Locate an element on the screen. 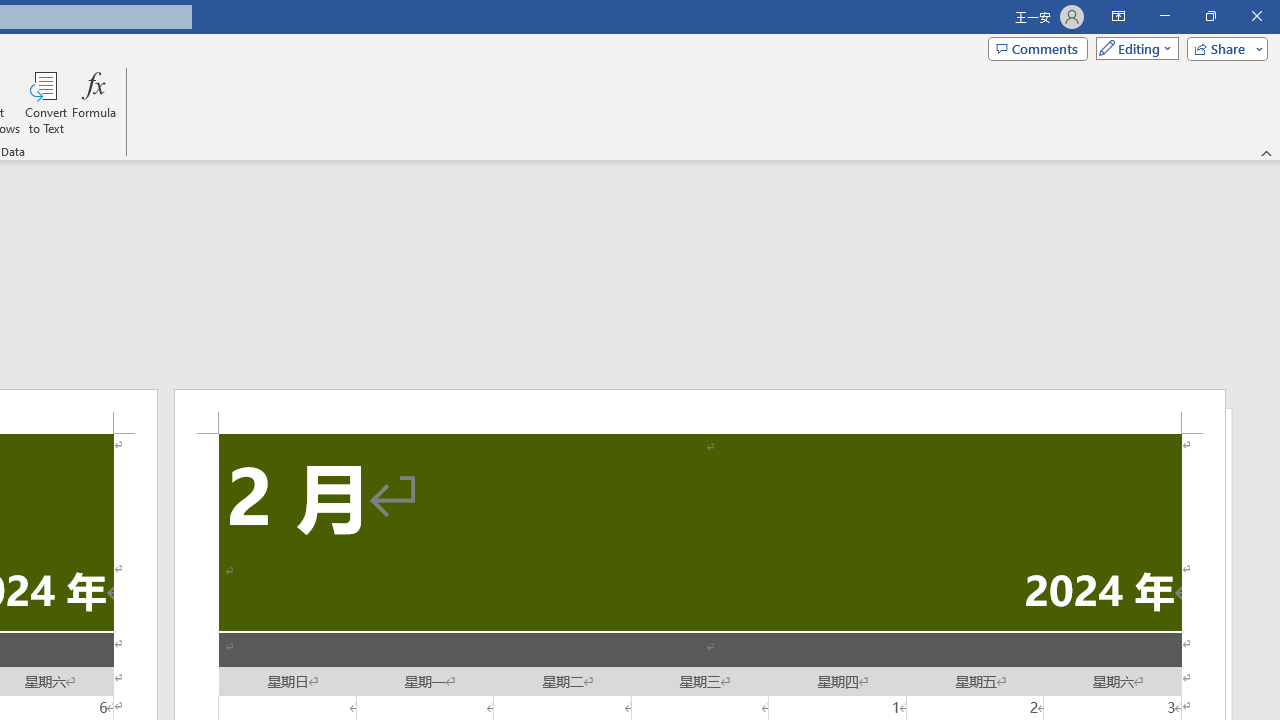  'Convert to Text...' is located at coordinates (46, 103).